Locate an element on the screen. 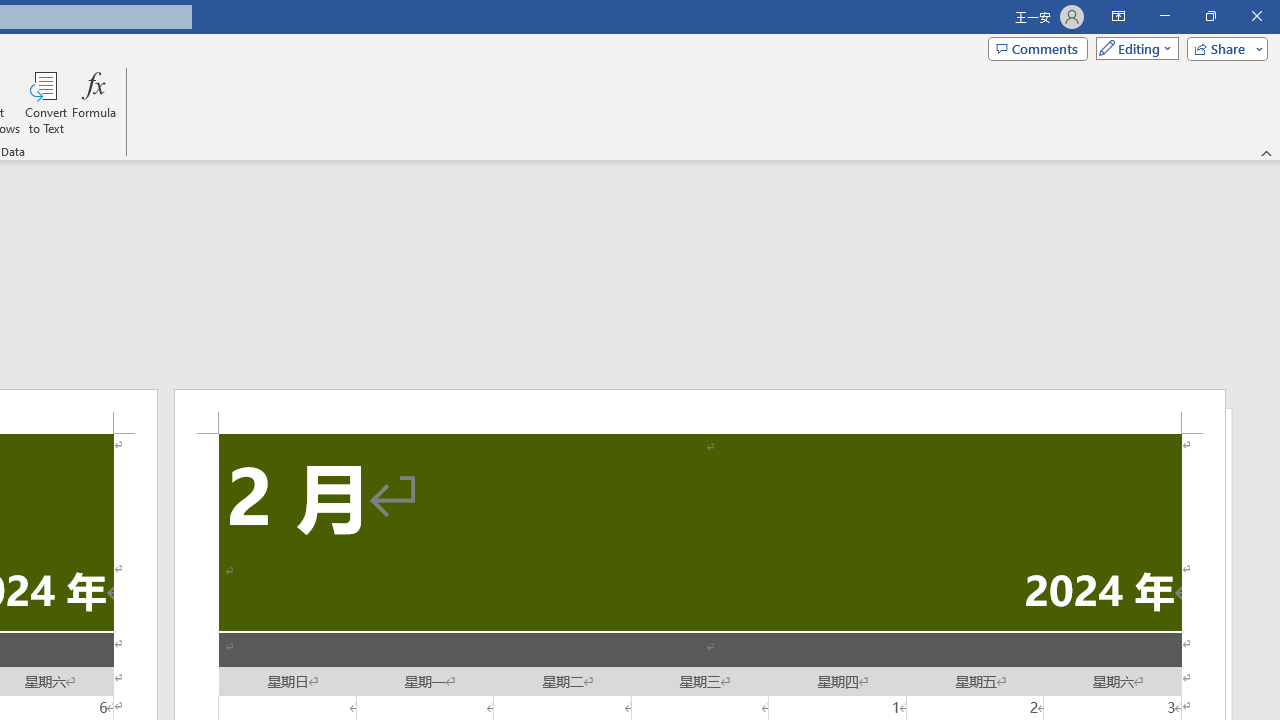  'Convert to Text...' is located at coordinates (46, 103).